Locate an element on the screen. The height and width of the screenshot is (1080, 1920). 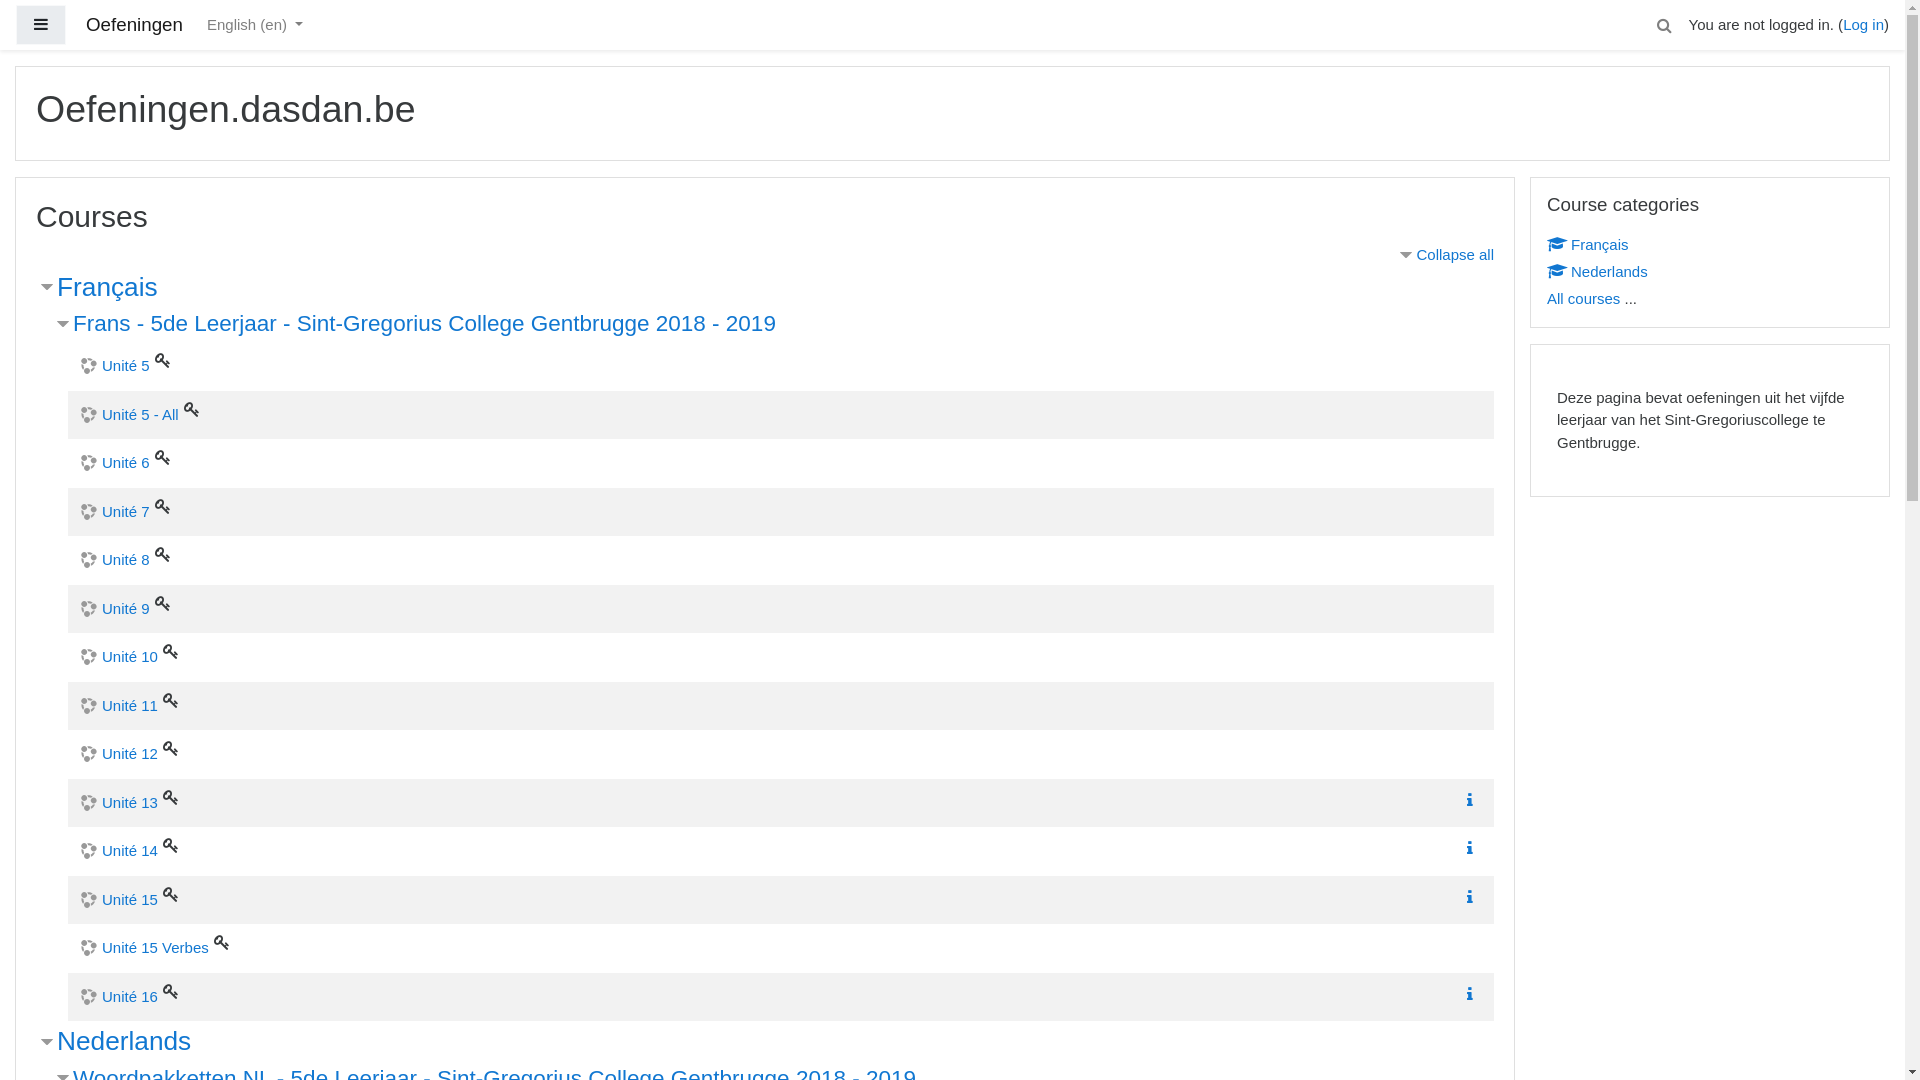
'Self enrolment' is located at coordinates (163, 990).